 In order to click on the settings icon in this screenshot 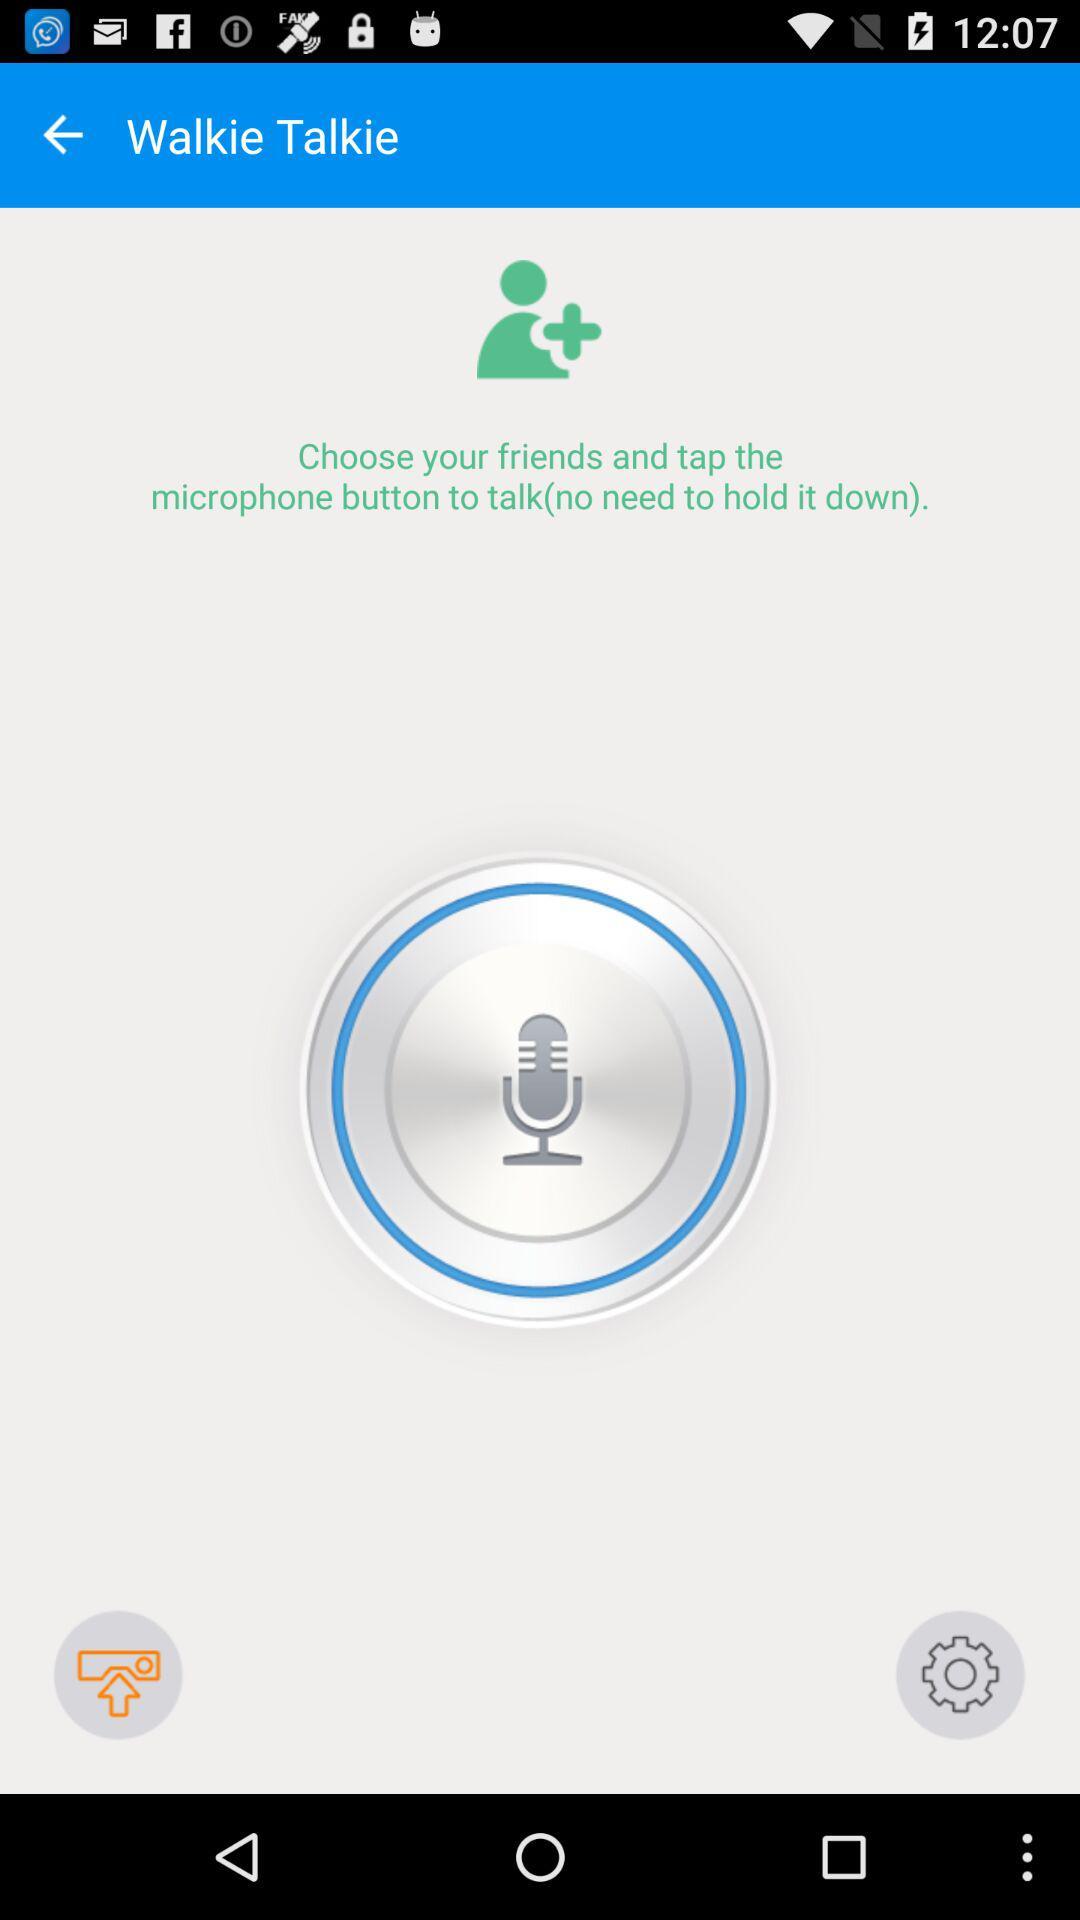, I will do `click(960, 1792)`.